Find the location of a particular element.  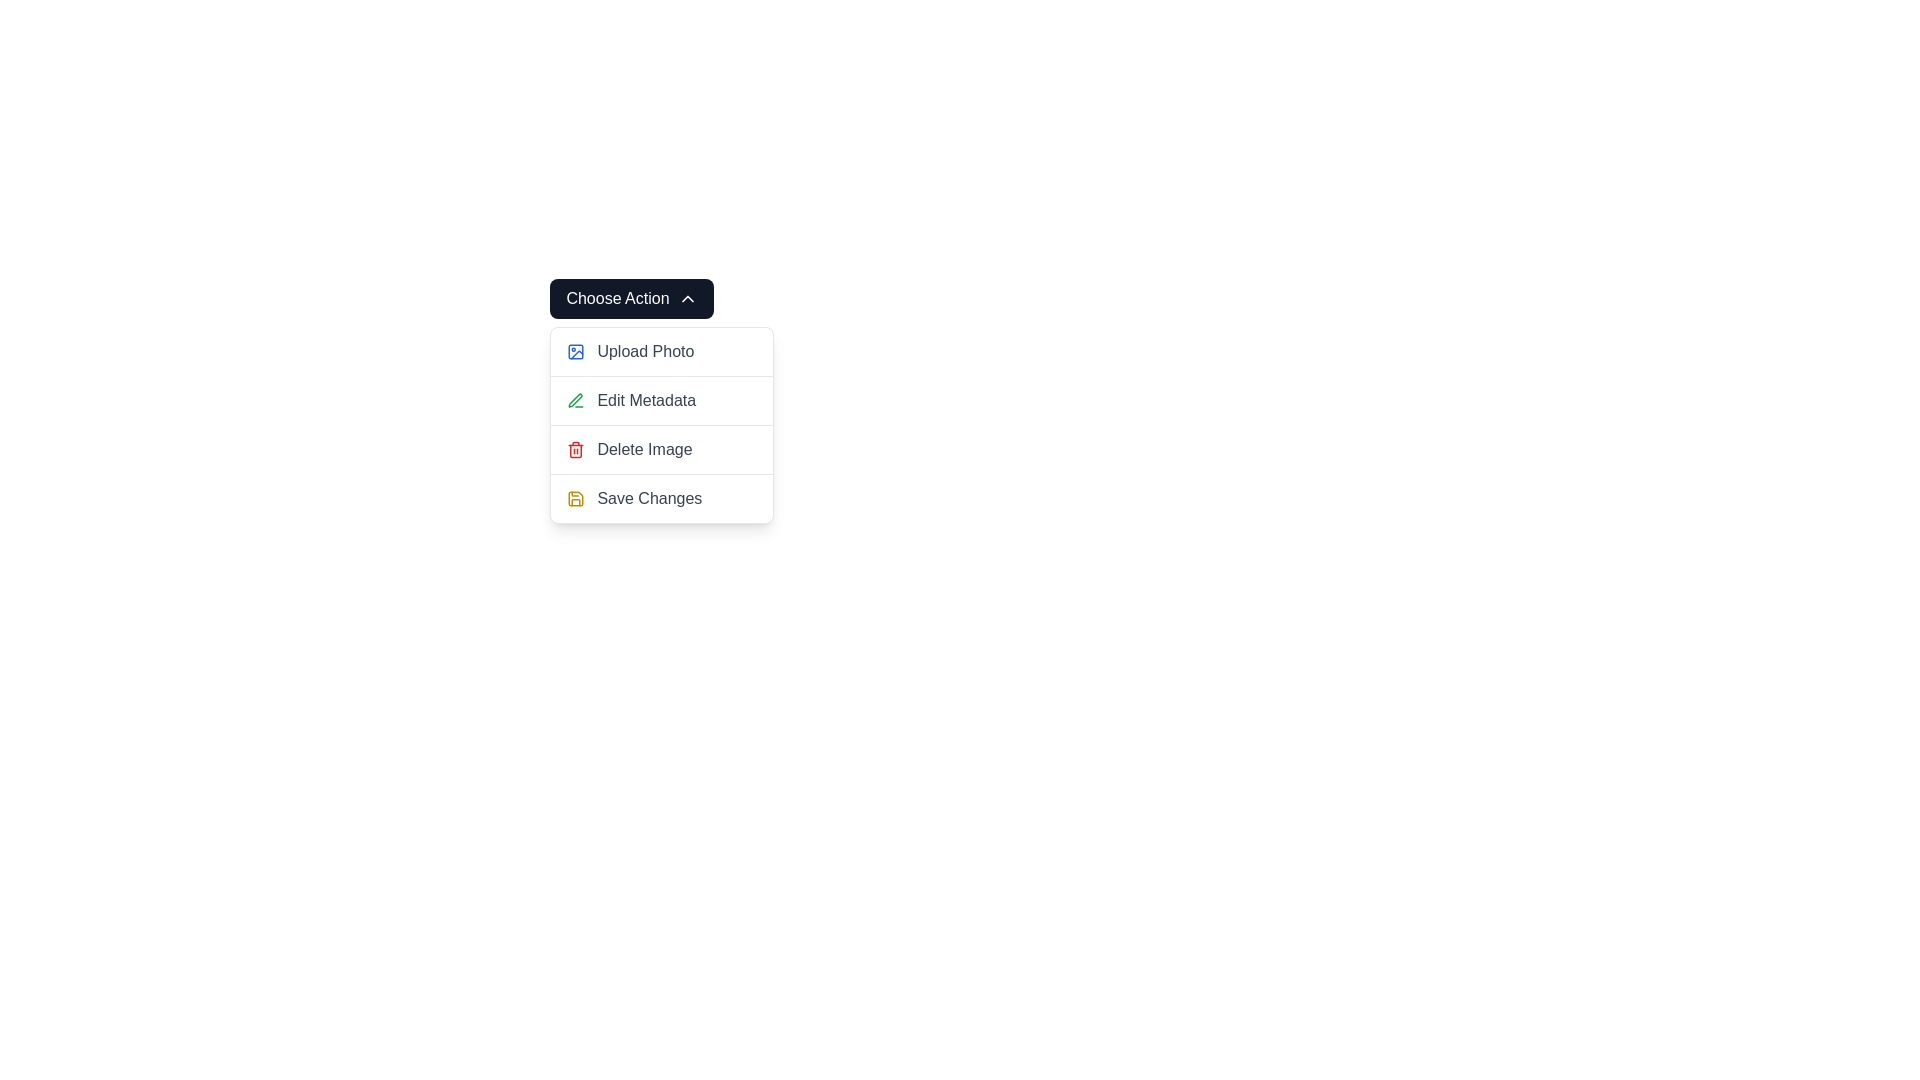

the delete image button, which is the third item in a vertical list within a dropdown menu is located at coordinates (662, 450).